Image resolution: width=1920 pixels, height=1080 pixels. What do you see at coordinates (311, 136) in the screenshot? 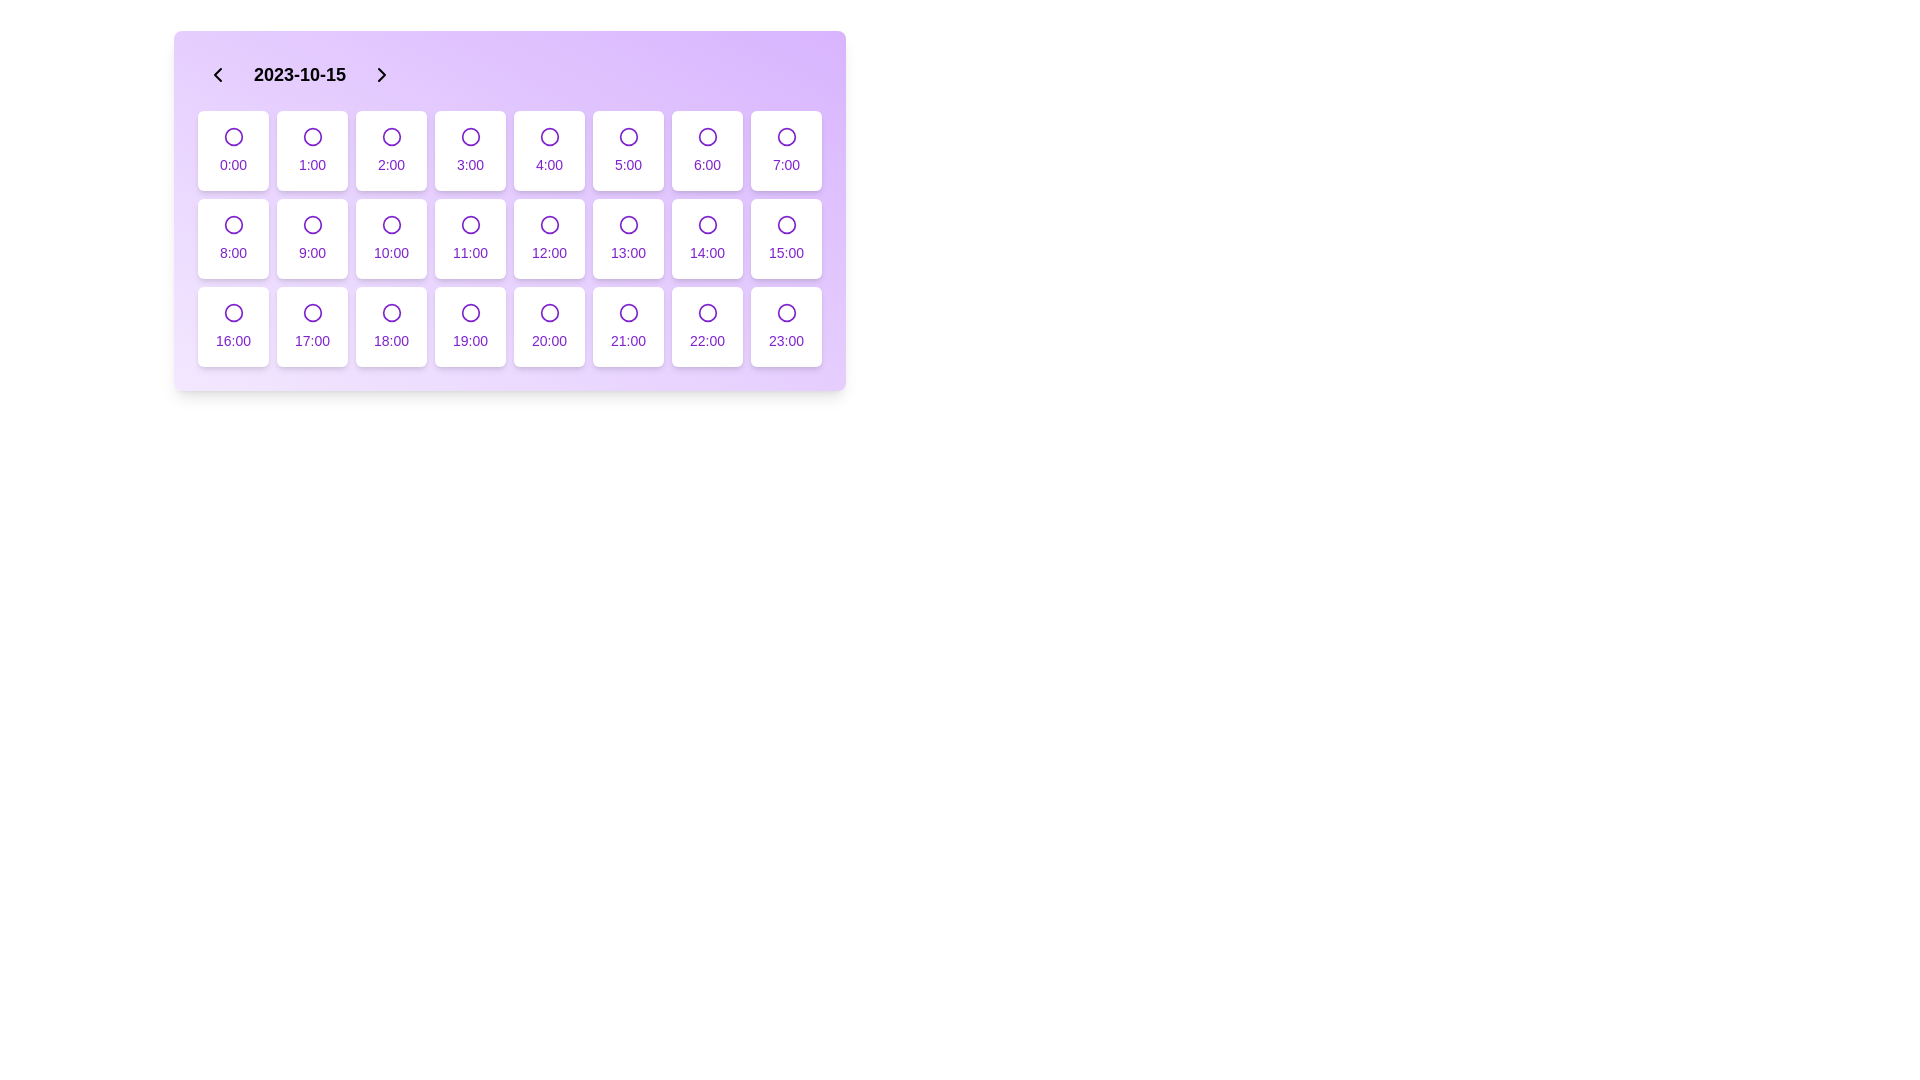
I see `the circular icon that indicates the '1:00' time slot within the selectable card in the second column of the first row of the time slots grid` at bounding box center [311, 136].